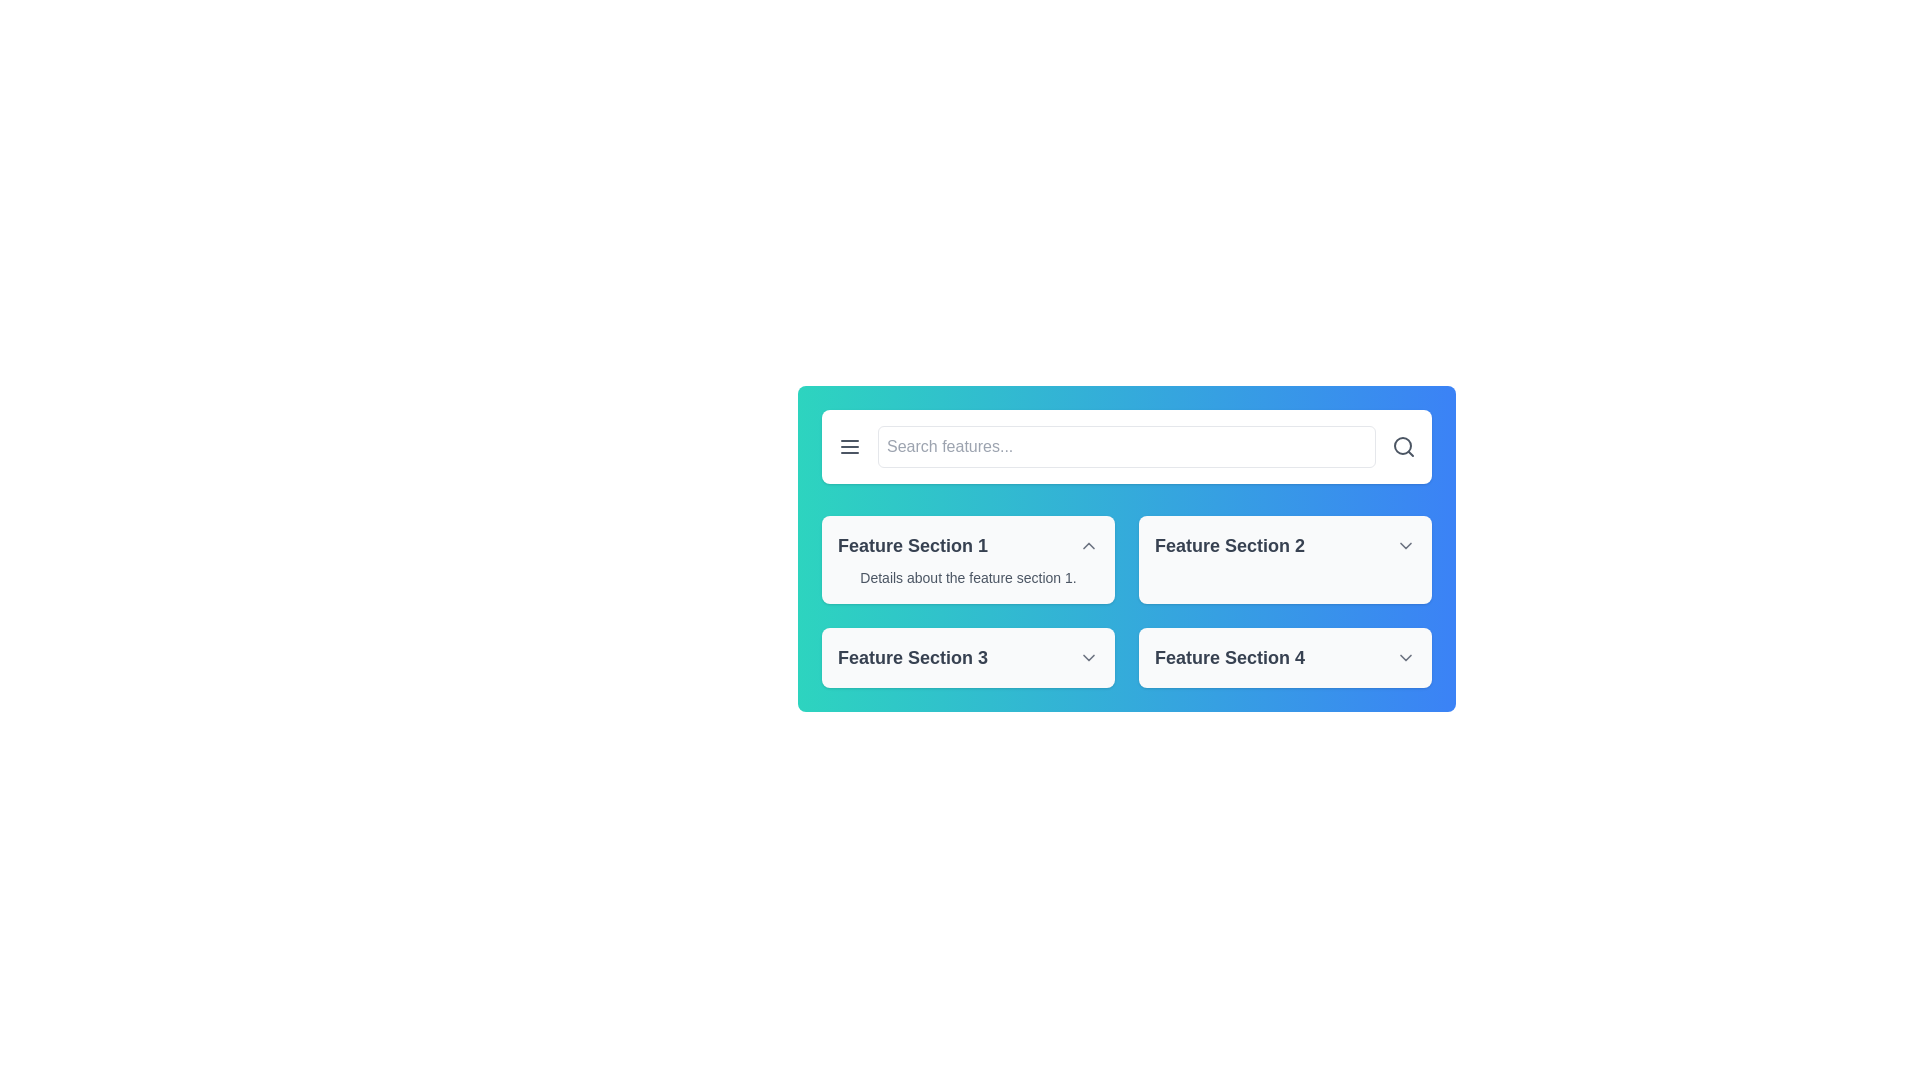  I want to click on the 'Feature Section 2' Collapsible Header/Dropdown Trigger, so click(1285, 546).